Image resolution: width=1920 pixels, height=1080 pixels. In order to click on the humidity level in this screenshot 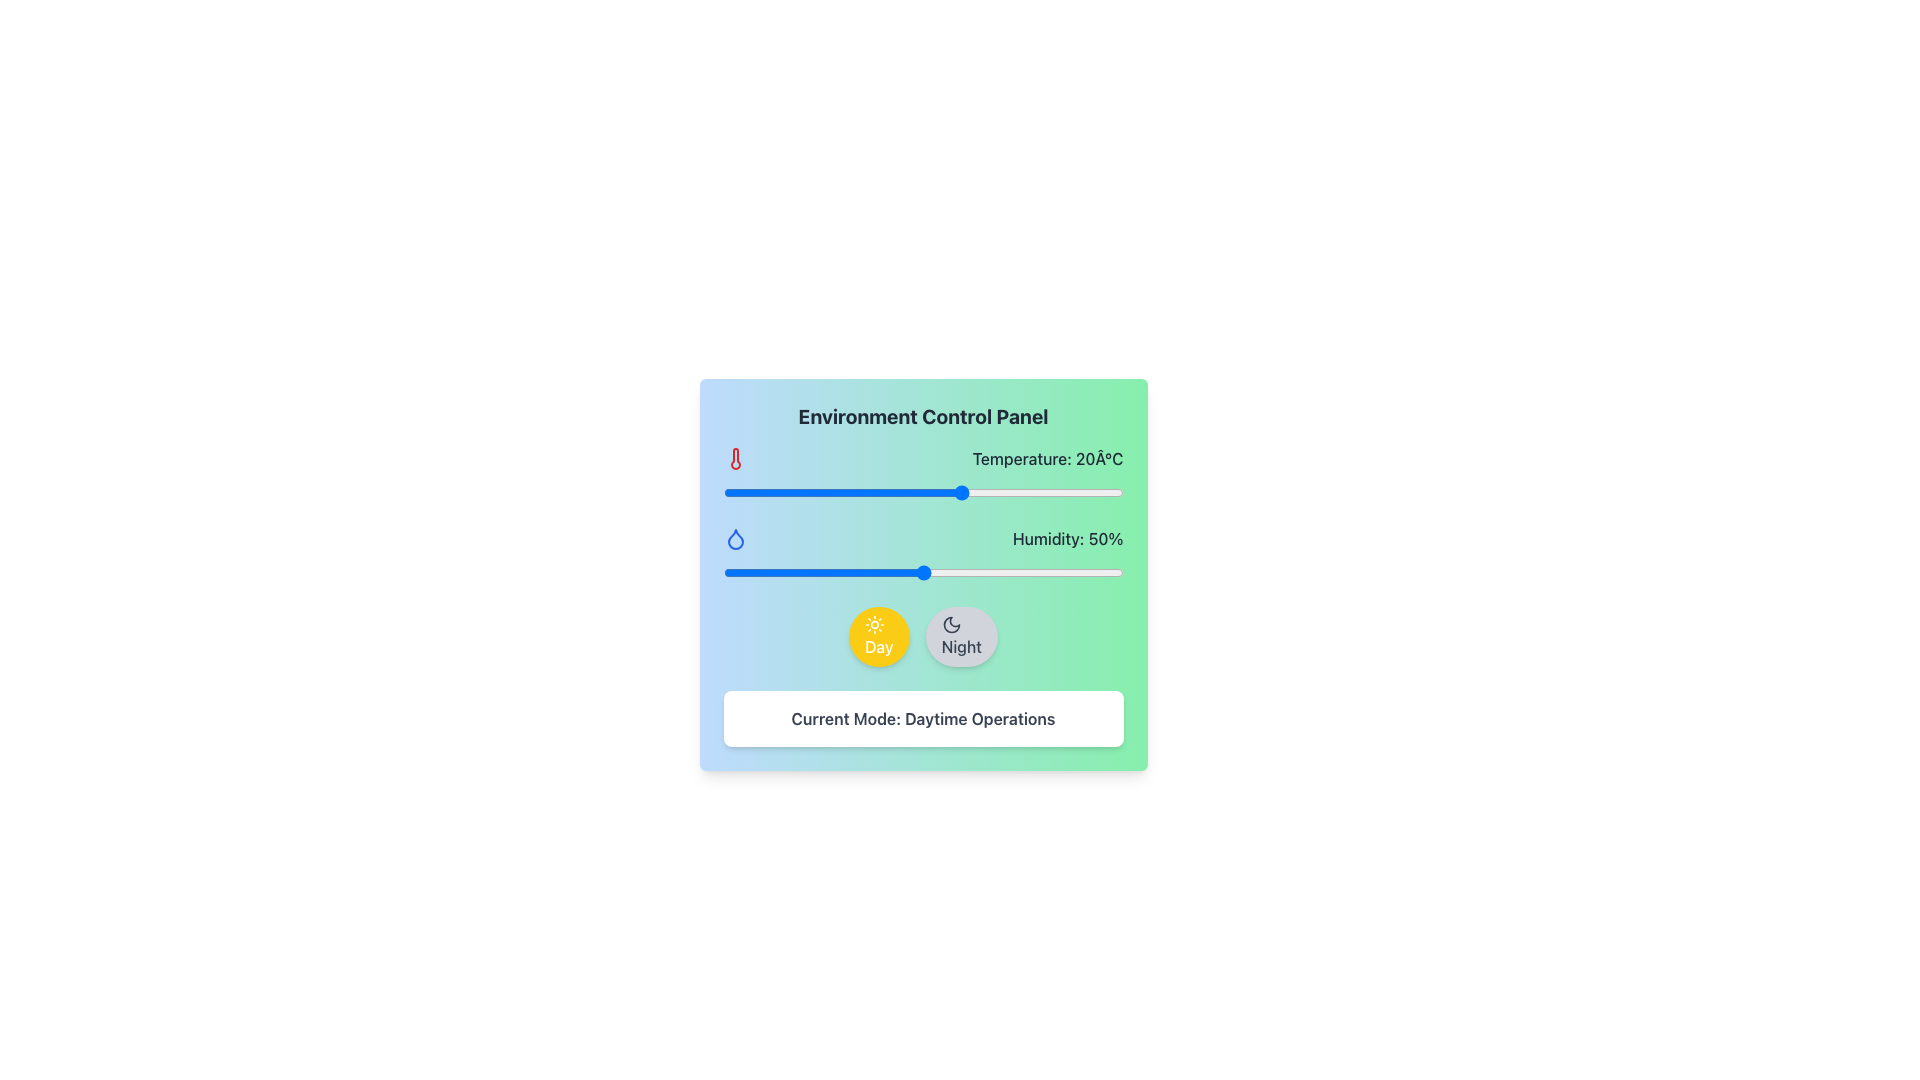, I will do `click(1106, 573)`.